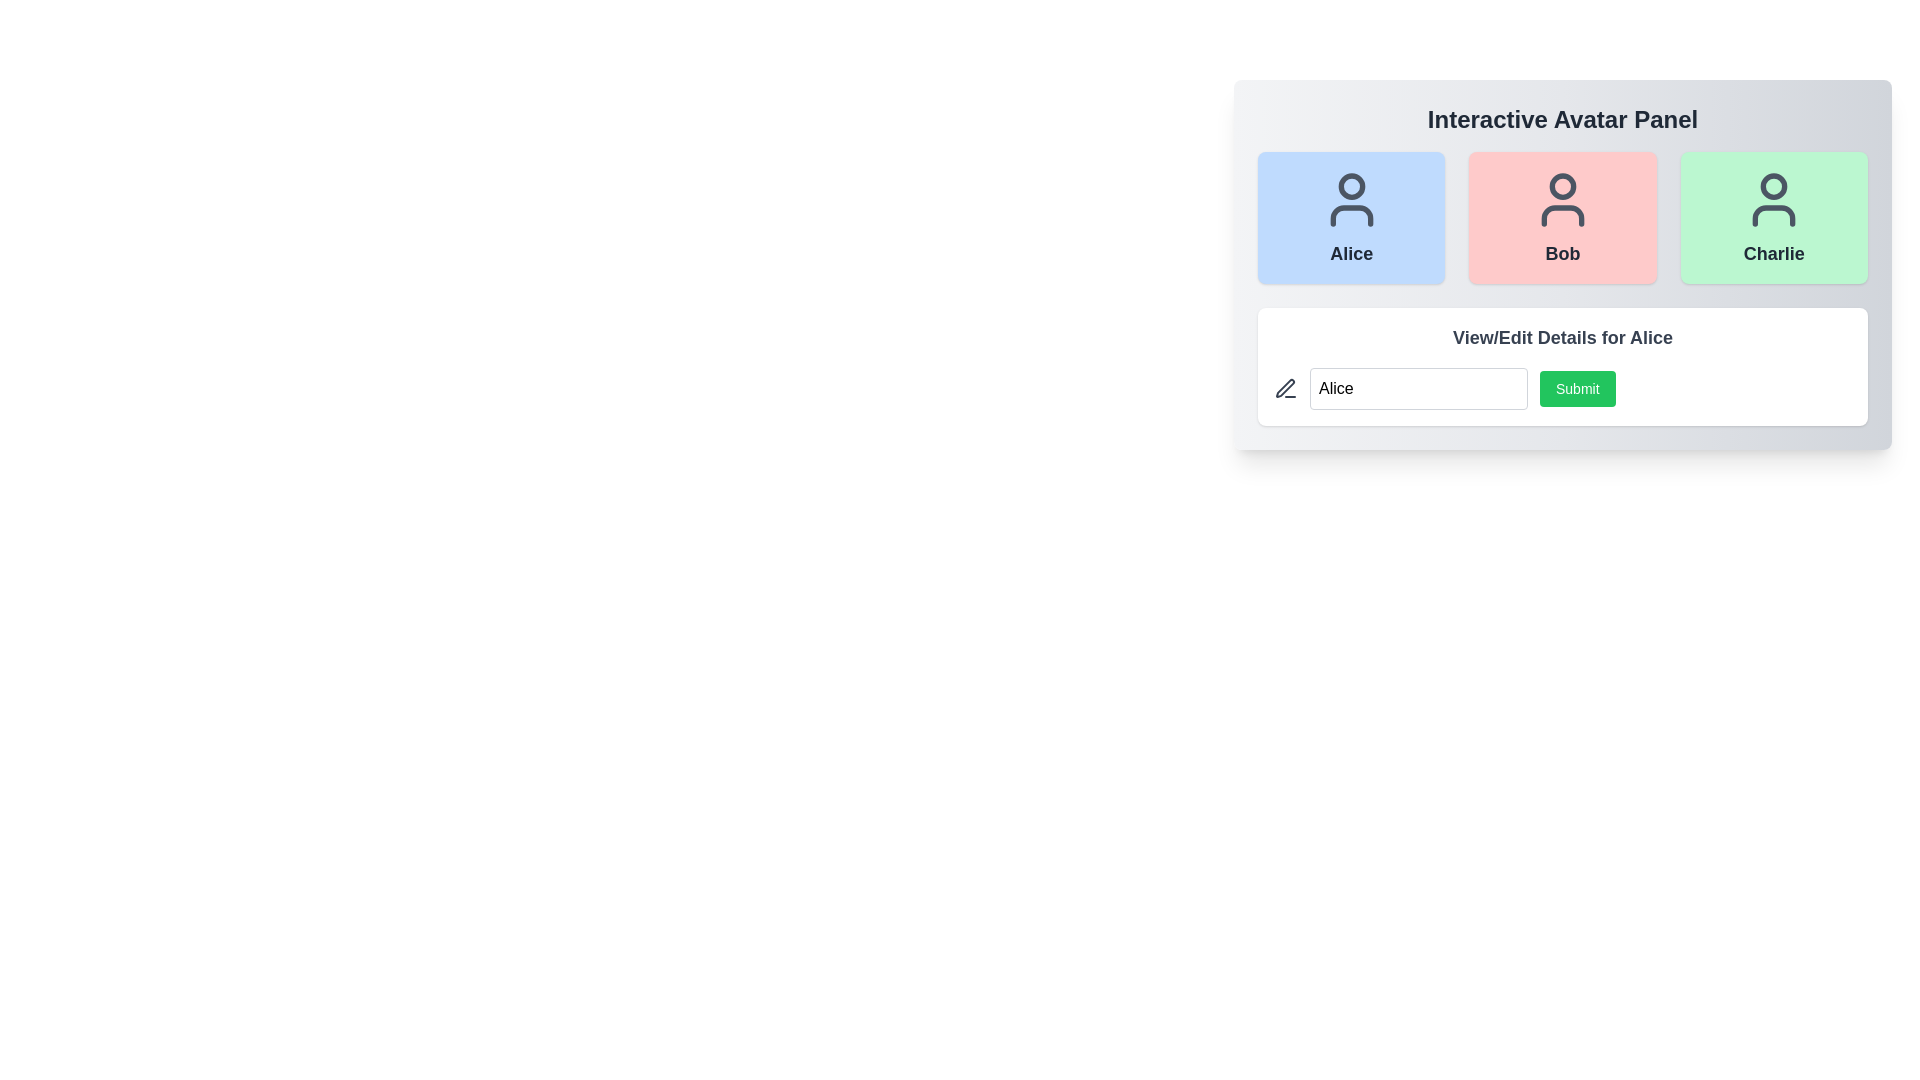 The width and height of the screenshot is (1920, 1080). What do you see at coordinates (1351, 200) in the screenshot?
I see `the user profile icon representing Alice, which is centrally positioned above the text 'Alice' in the user card` at bounding box center [1351, 200].